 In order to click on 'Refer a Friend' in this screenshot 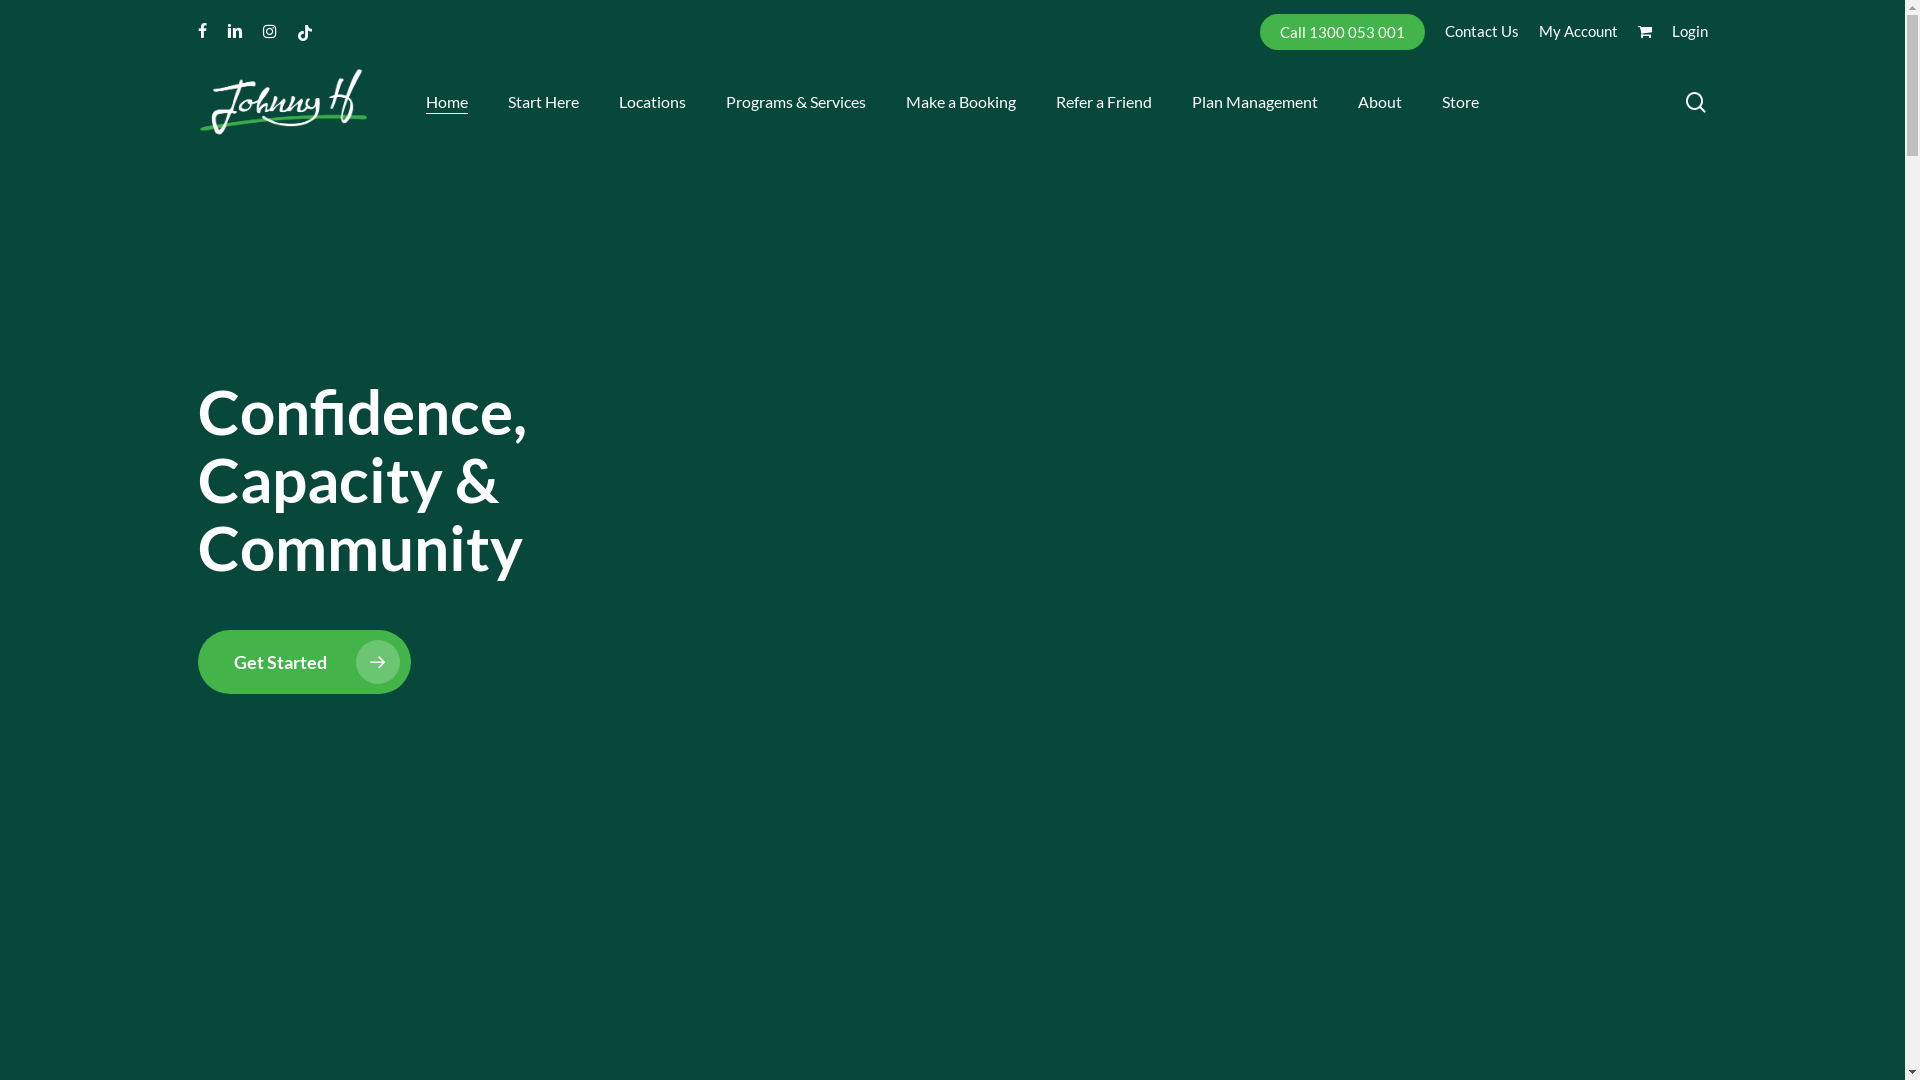, I will do `click(1103, 101)`.